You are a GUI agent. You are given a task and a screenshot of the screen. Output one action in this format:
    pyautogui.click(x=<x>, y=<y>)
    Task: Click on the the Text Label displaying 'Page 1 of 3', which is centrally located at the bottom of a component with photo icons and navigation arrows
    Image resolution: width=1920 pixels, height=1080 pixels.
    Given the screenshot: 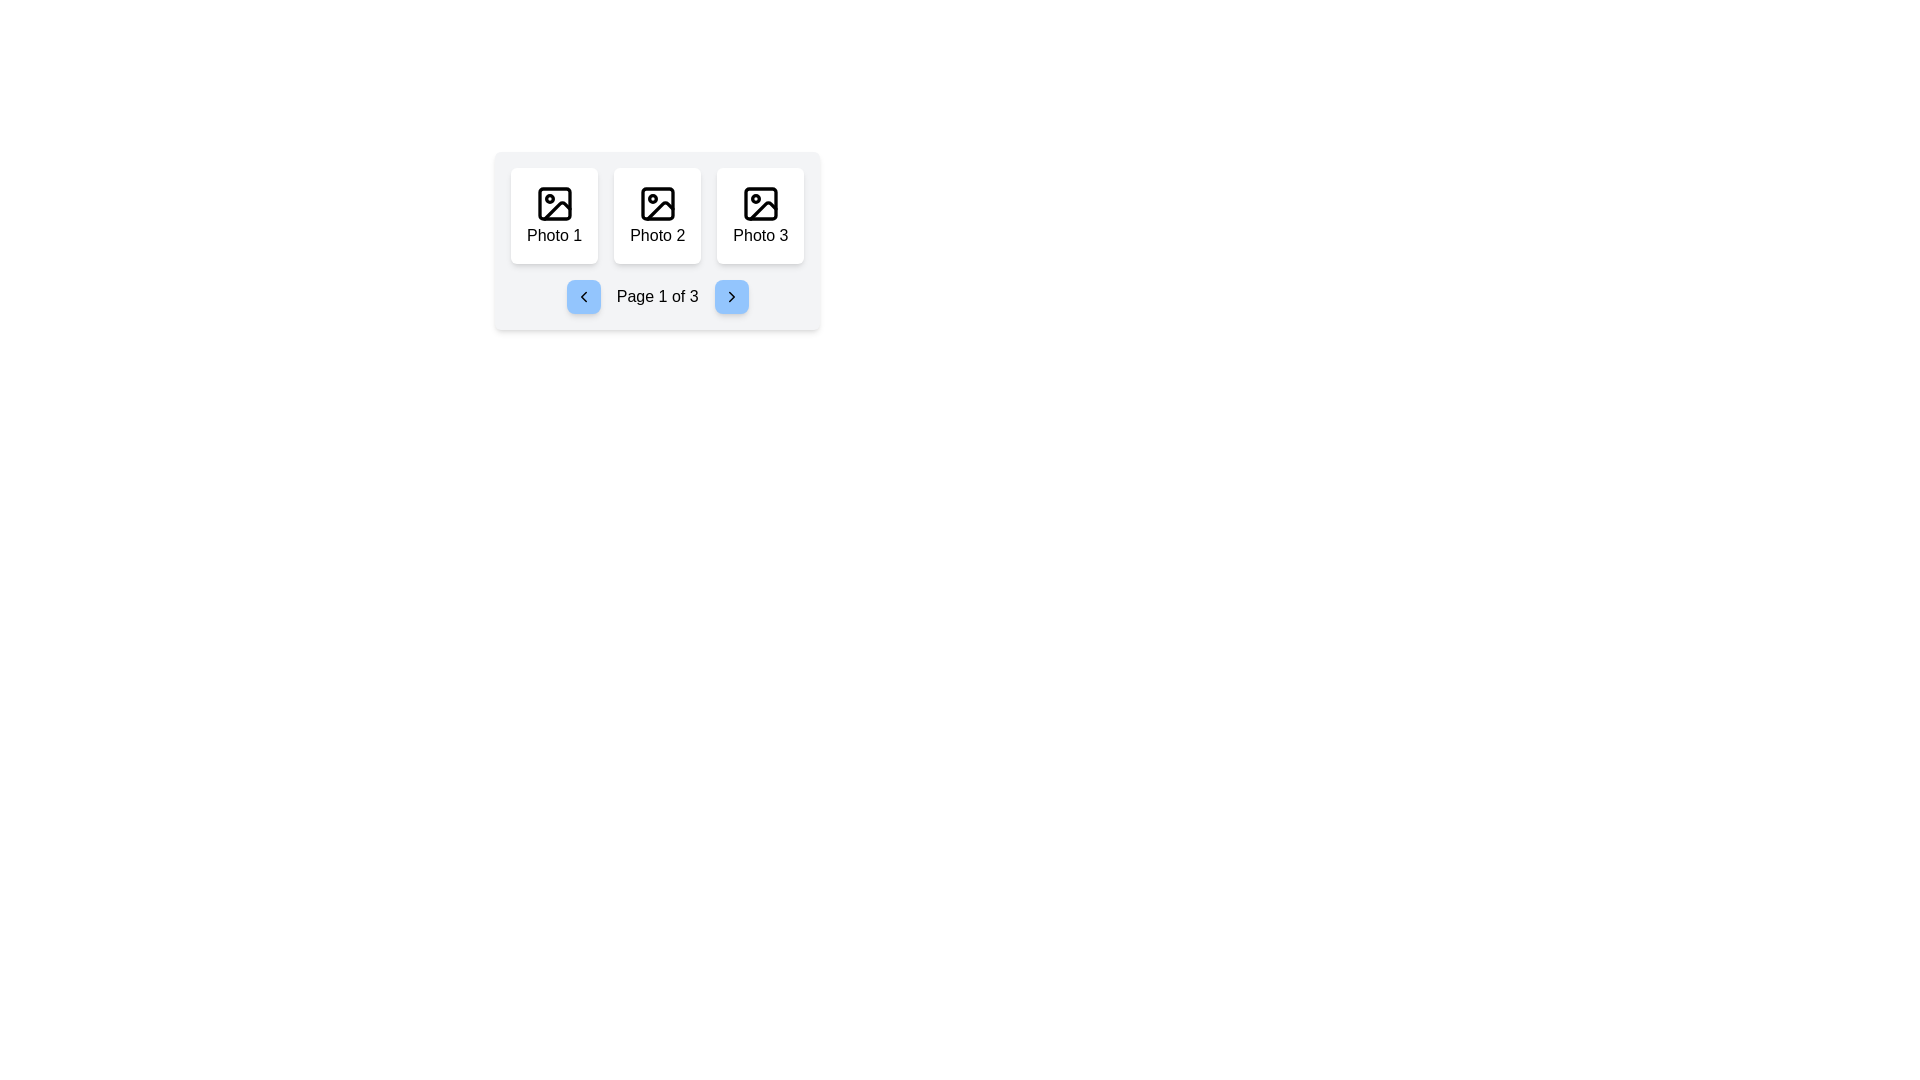 What is the action you would take?
    pyautogui.click(x=657, y=297)
    